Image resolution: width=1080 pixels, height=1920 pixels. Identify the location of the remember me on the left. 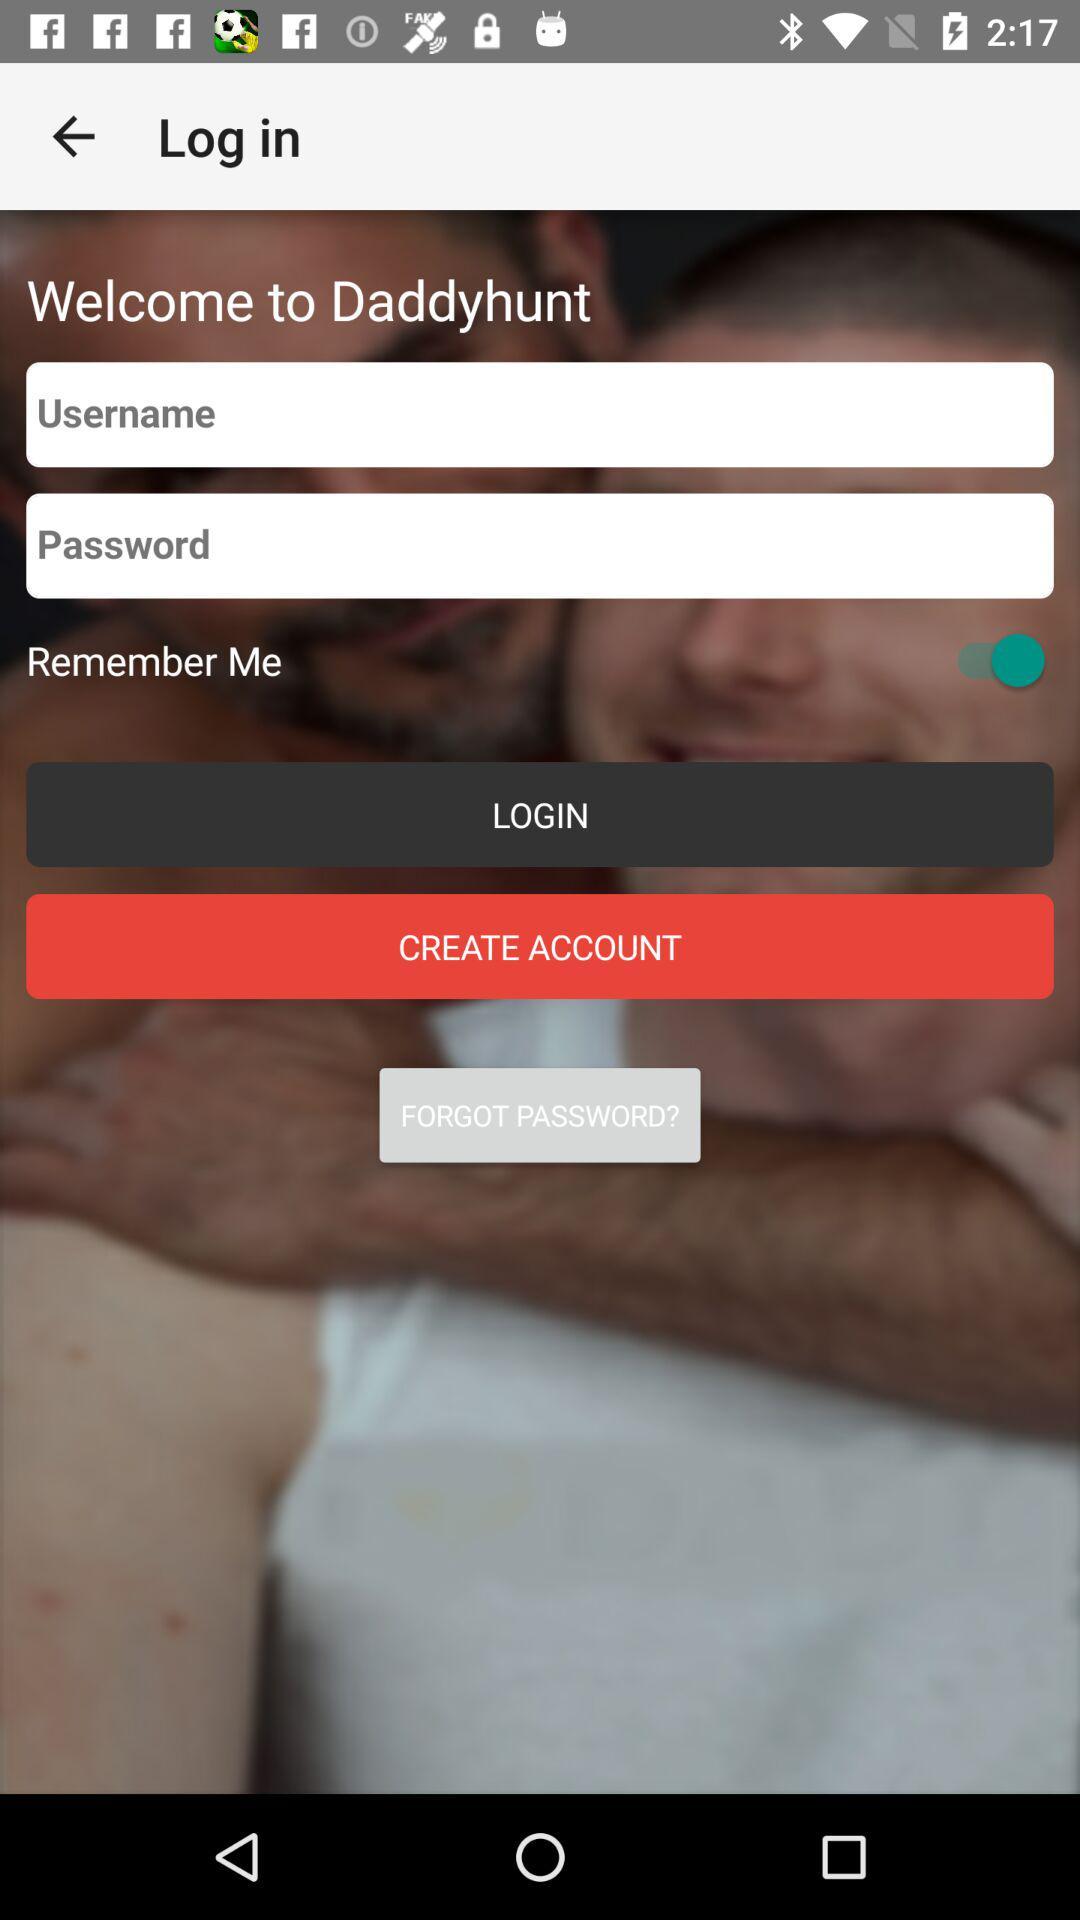
(153, 660).